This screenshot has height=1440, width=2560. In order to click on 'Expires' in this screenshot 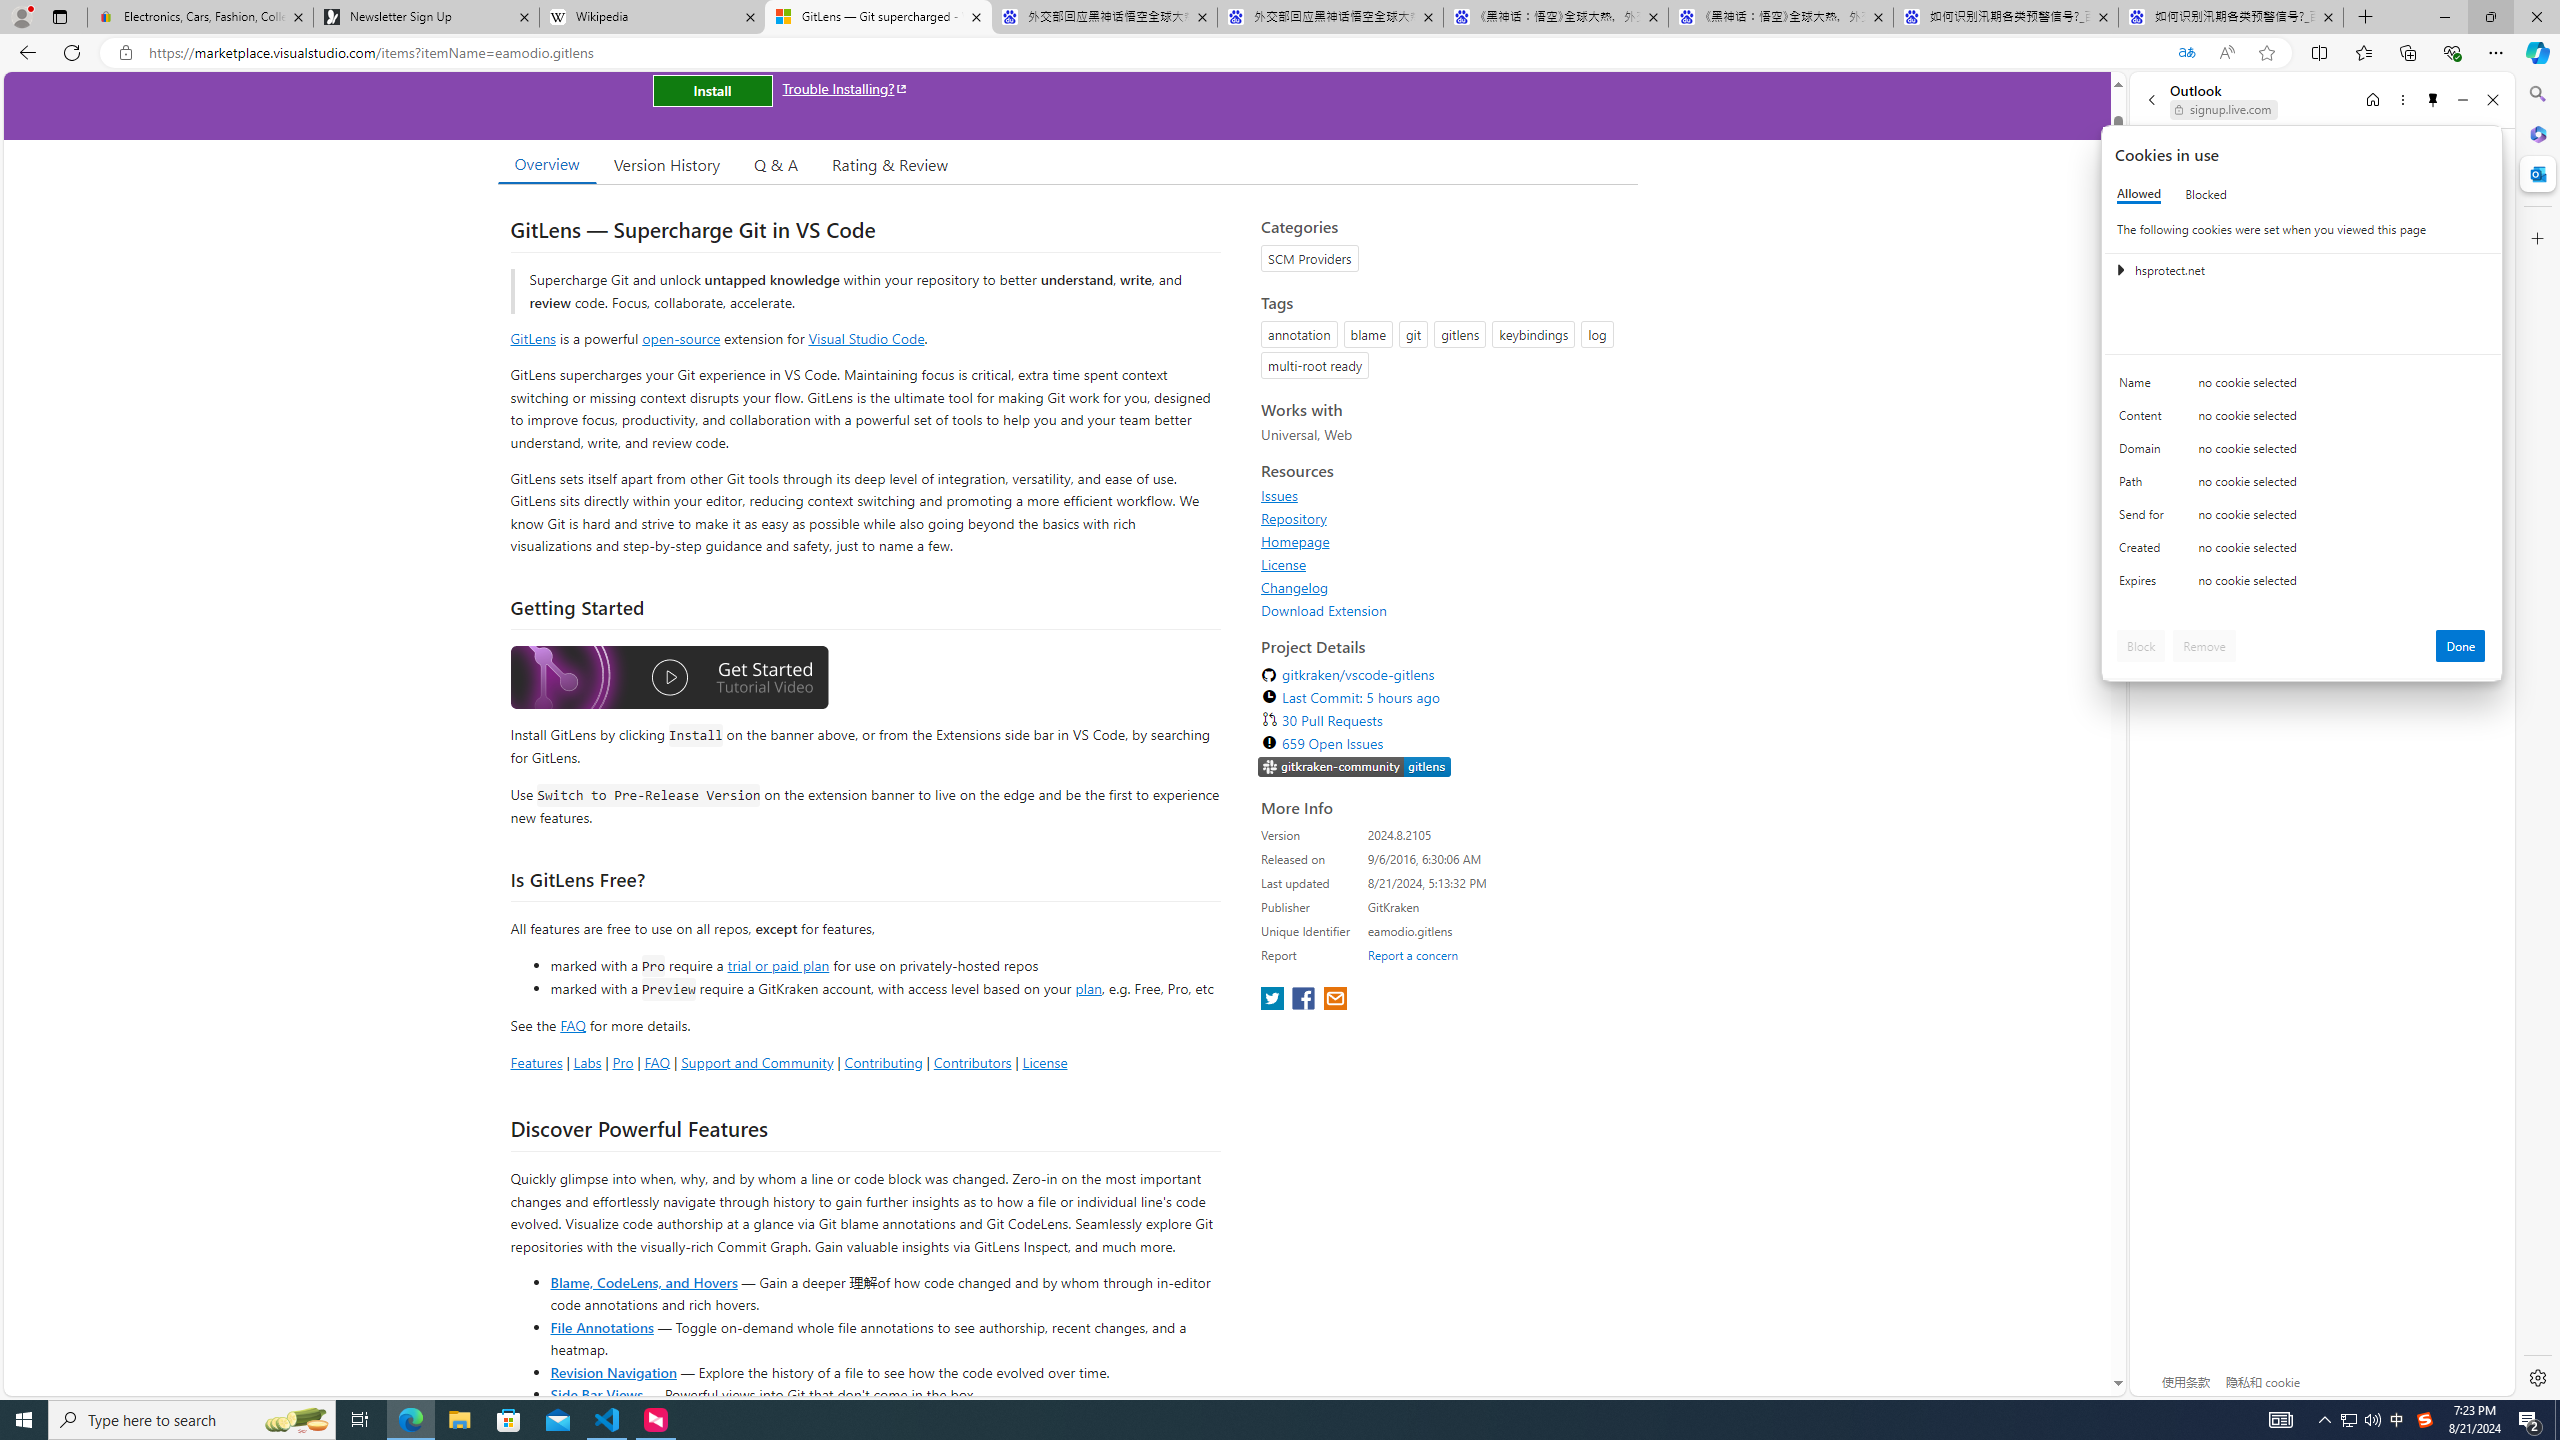, I will do `click(2144, 585)`.